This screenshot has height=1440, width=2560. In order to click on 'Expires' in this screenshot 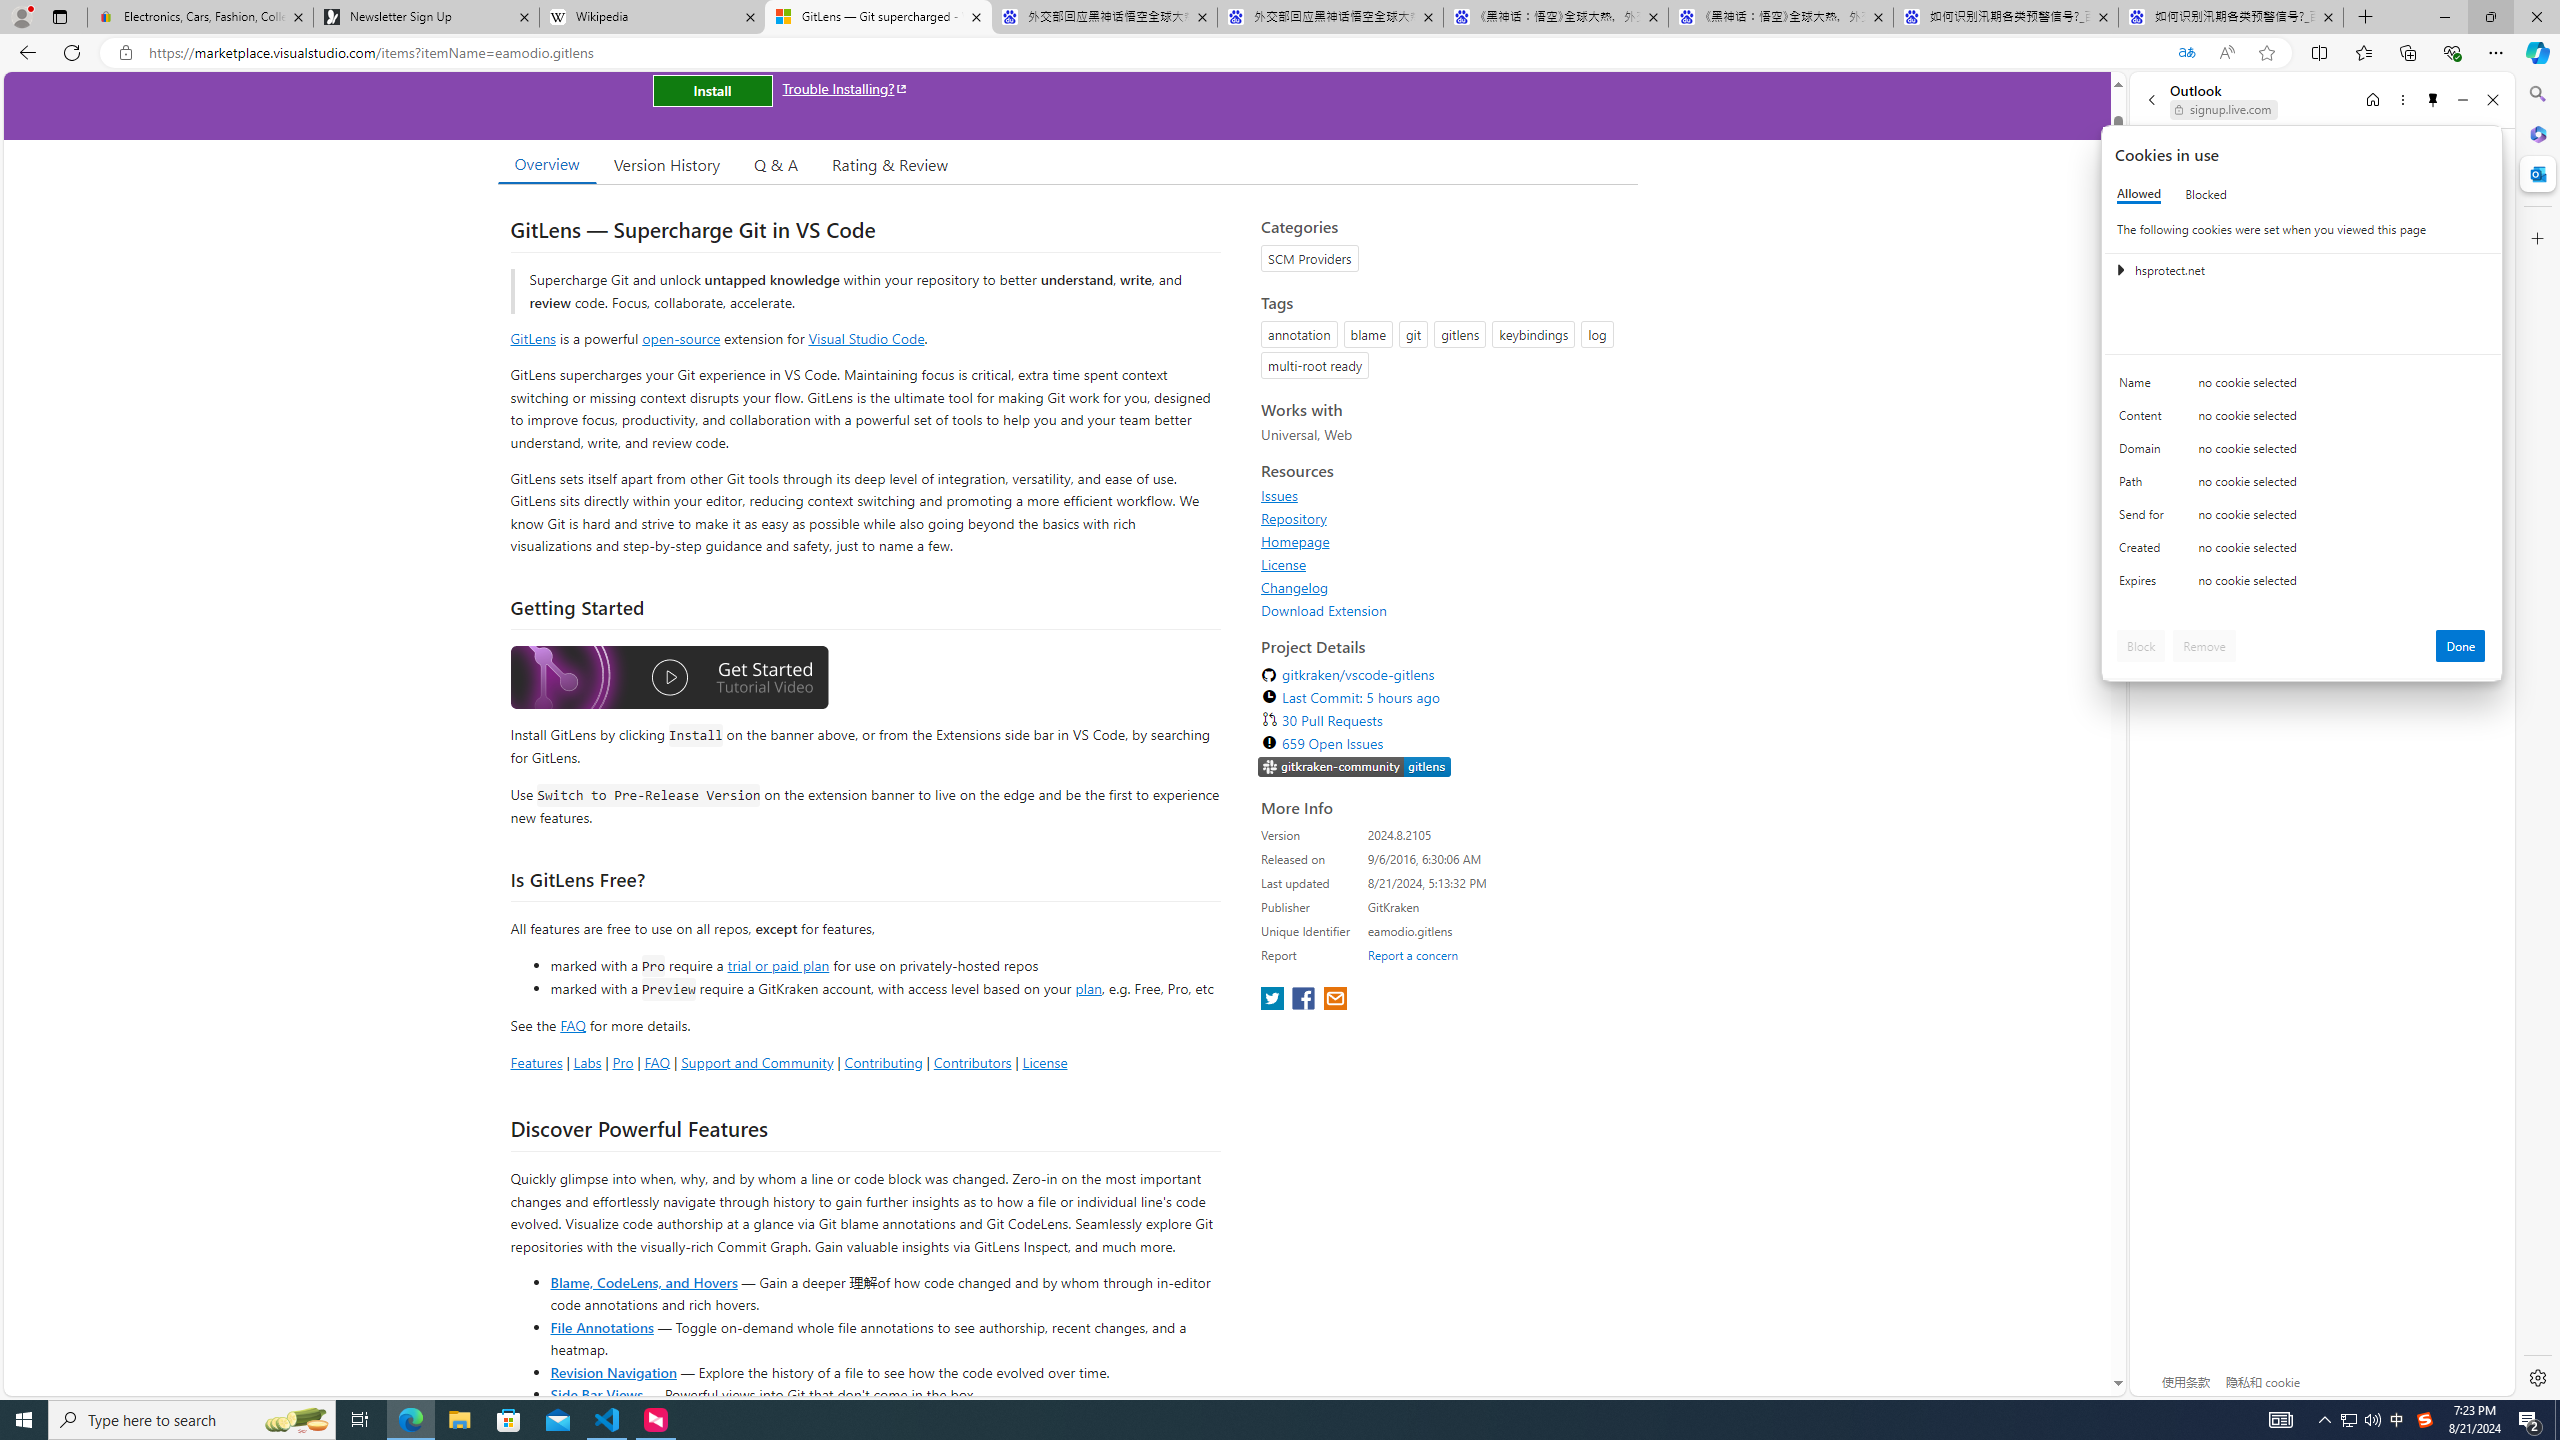, I will do `click(2144, 585)`.